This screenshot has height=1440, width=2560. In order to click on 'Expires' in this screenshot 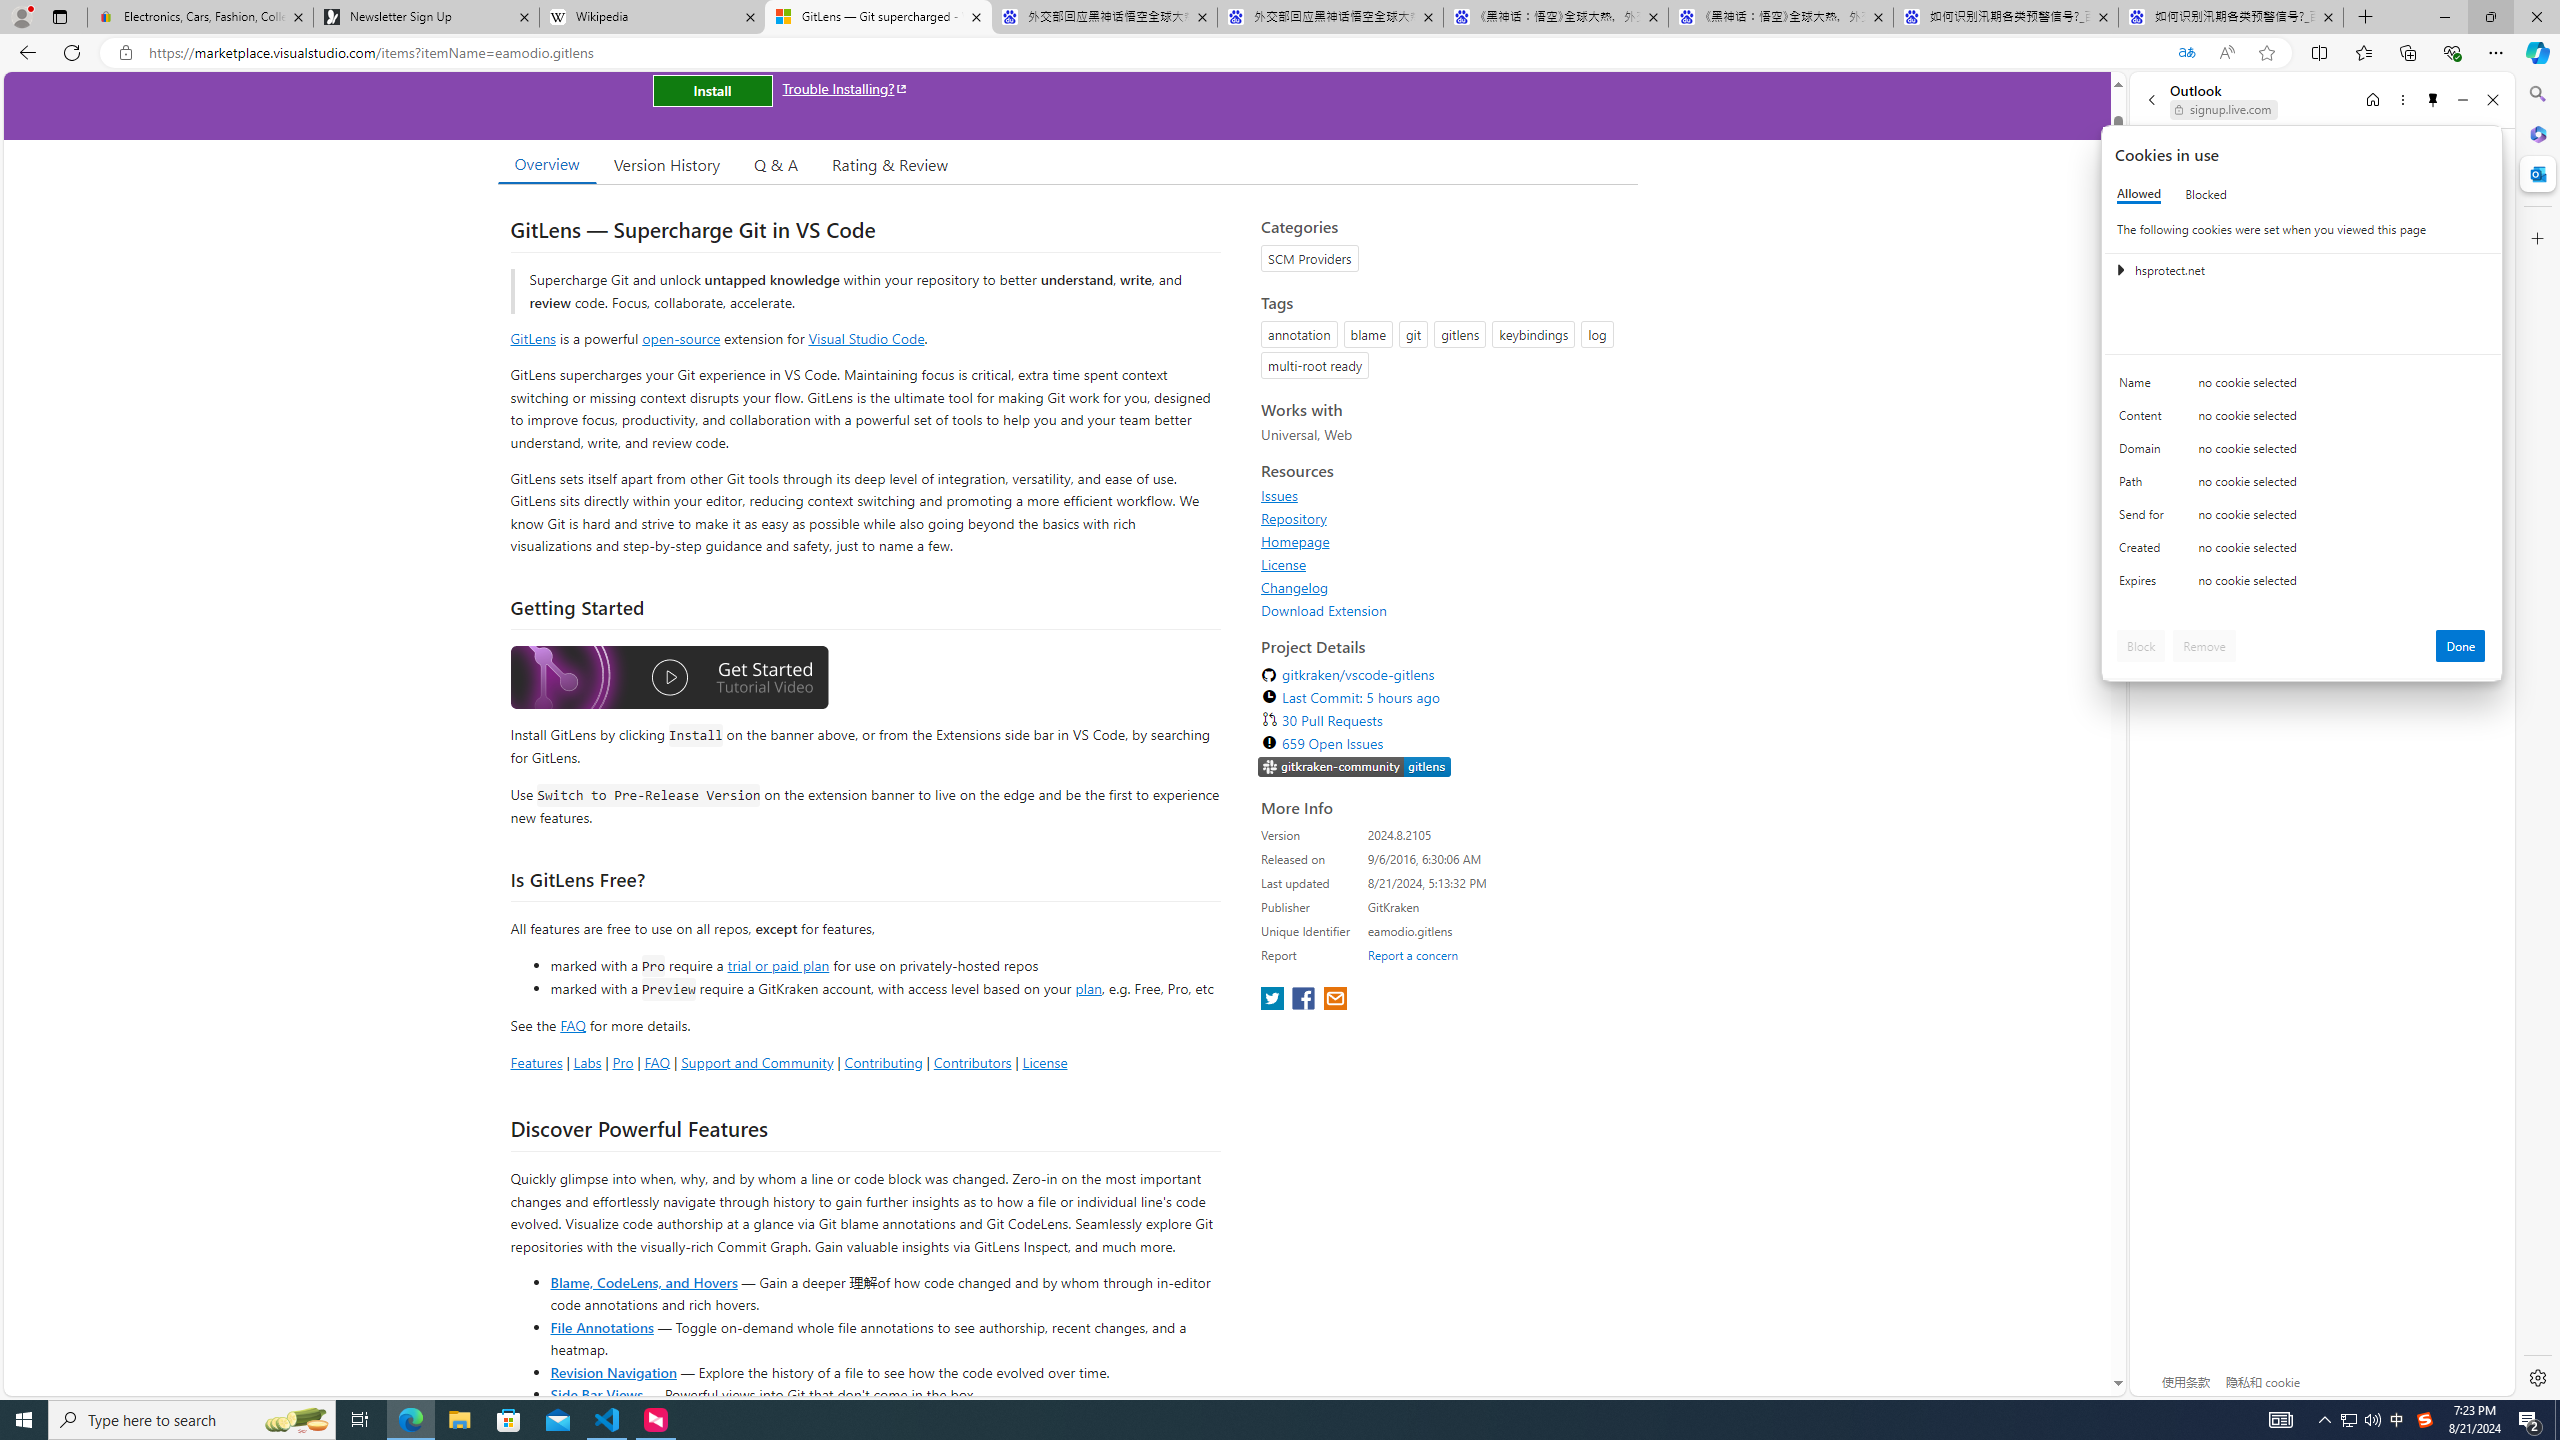, I will do `click(2144, 585)`.